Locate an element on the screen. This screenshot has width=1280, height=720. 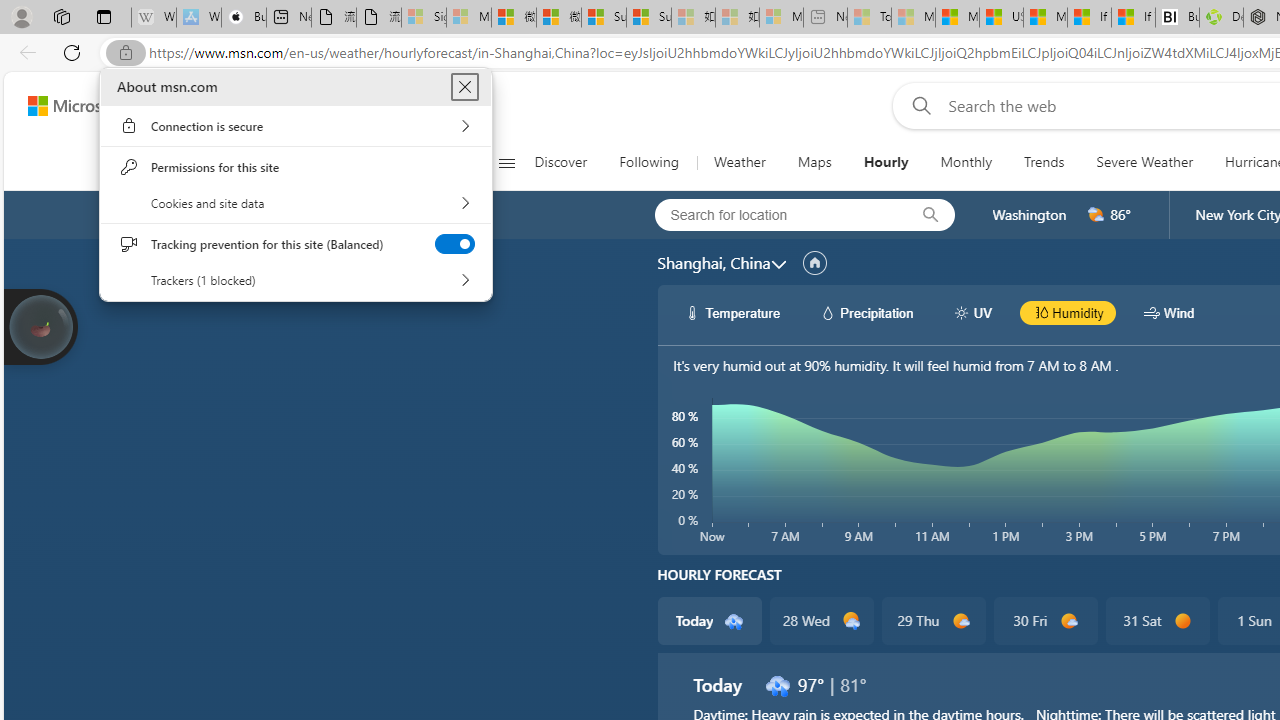
'hourlyChart/uvWhite UV' is located at coordinates (972, 312).